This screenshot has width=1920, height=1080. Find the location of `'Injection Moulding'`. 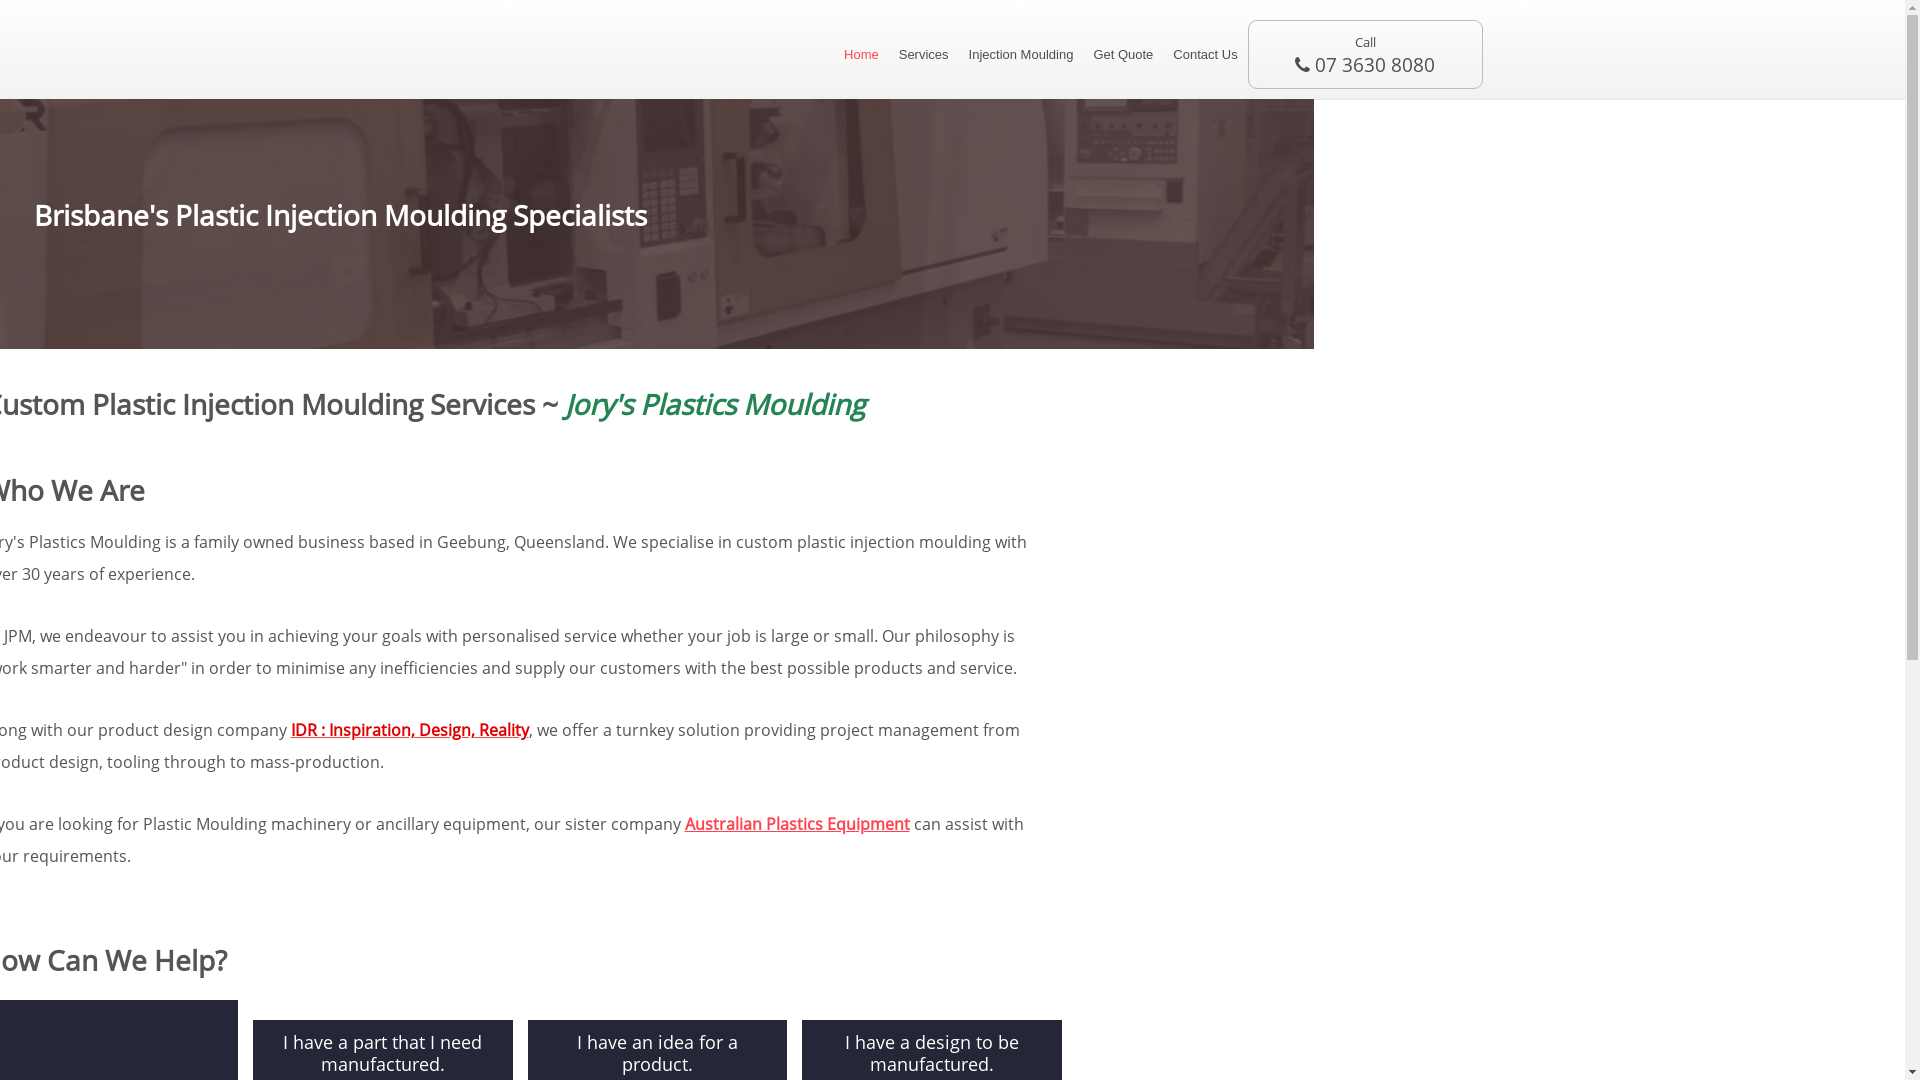

'Injection Moulding' is located at coordinates (1021, 53).